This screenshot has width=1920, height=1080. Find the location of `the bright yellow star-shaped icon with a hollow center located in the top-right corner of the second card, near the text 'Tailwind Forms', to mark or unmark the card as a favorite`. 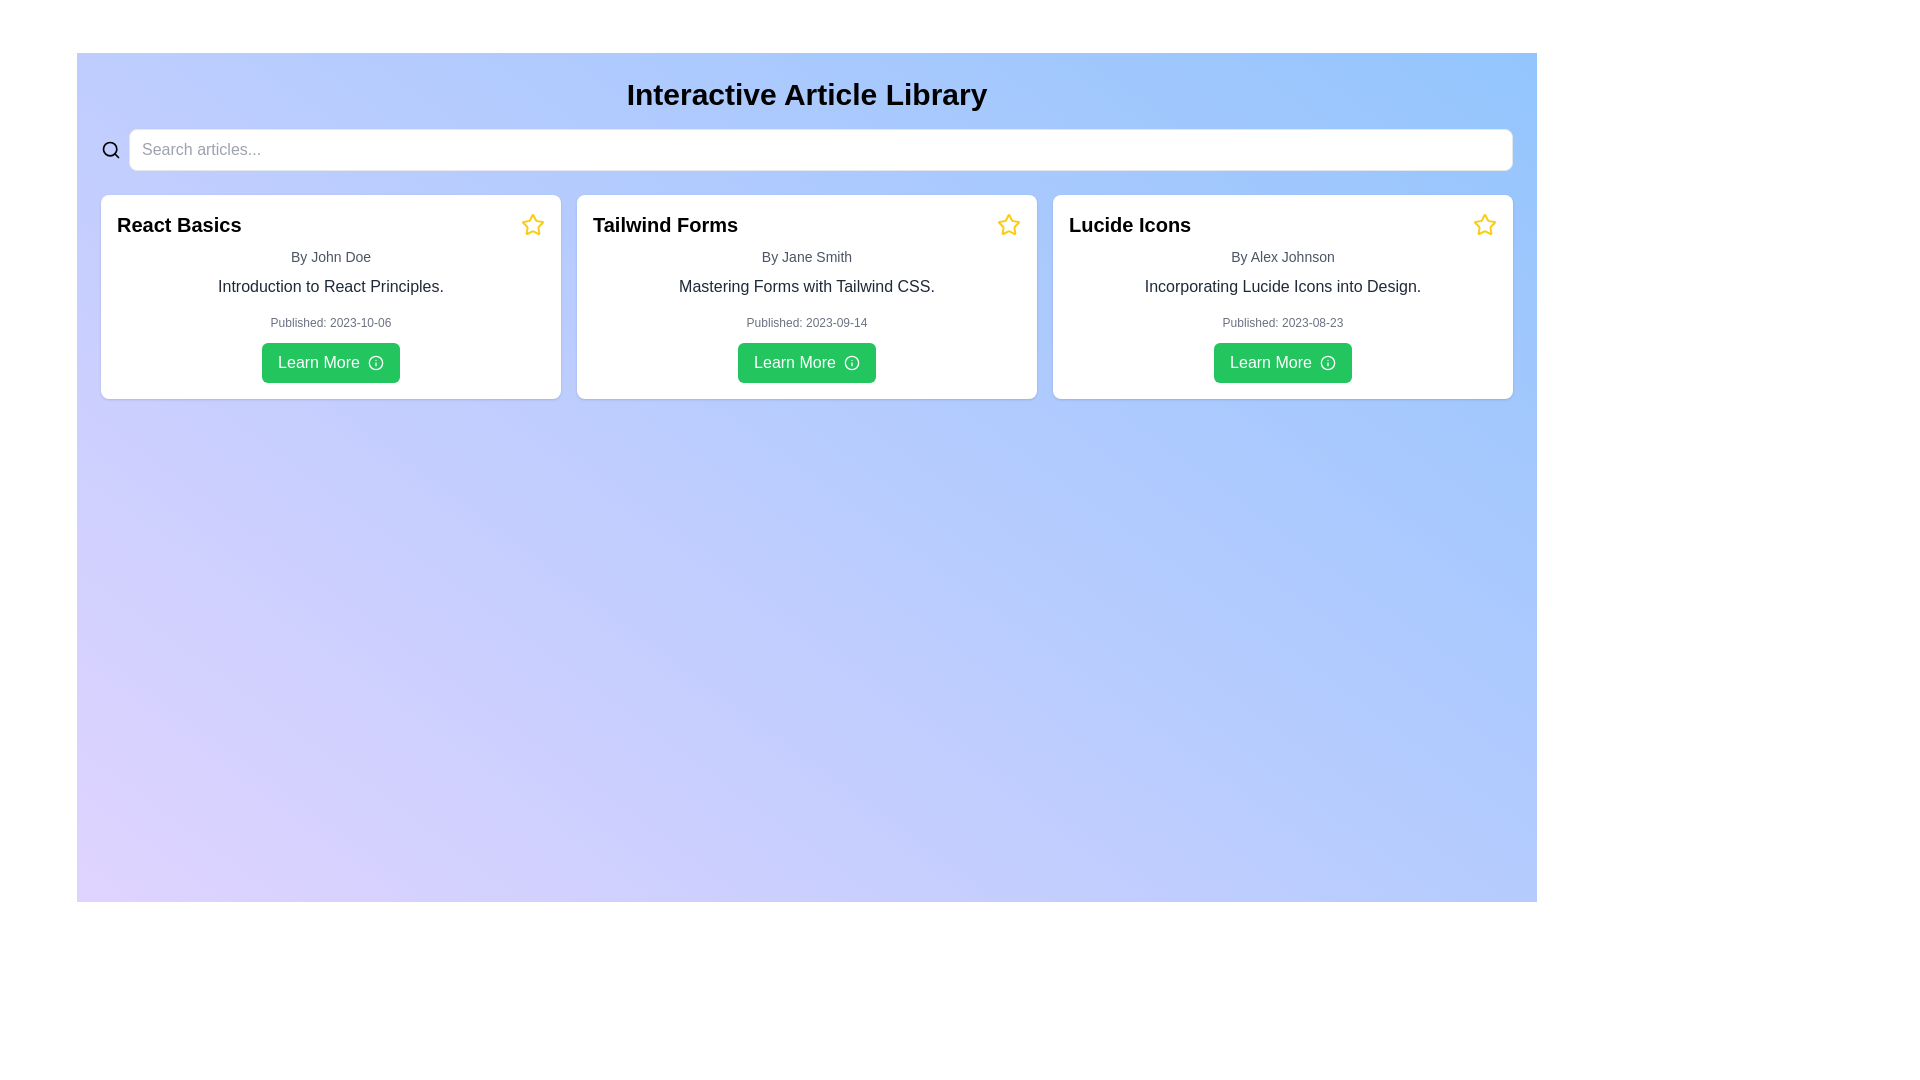

the bright yellow star-shaped icon with a hollow center located in the top-right corner of the second card, near the text 'Tailwind Forms', to mark or unmark the card as a favorite is located at coordinates (1008, 223).